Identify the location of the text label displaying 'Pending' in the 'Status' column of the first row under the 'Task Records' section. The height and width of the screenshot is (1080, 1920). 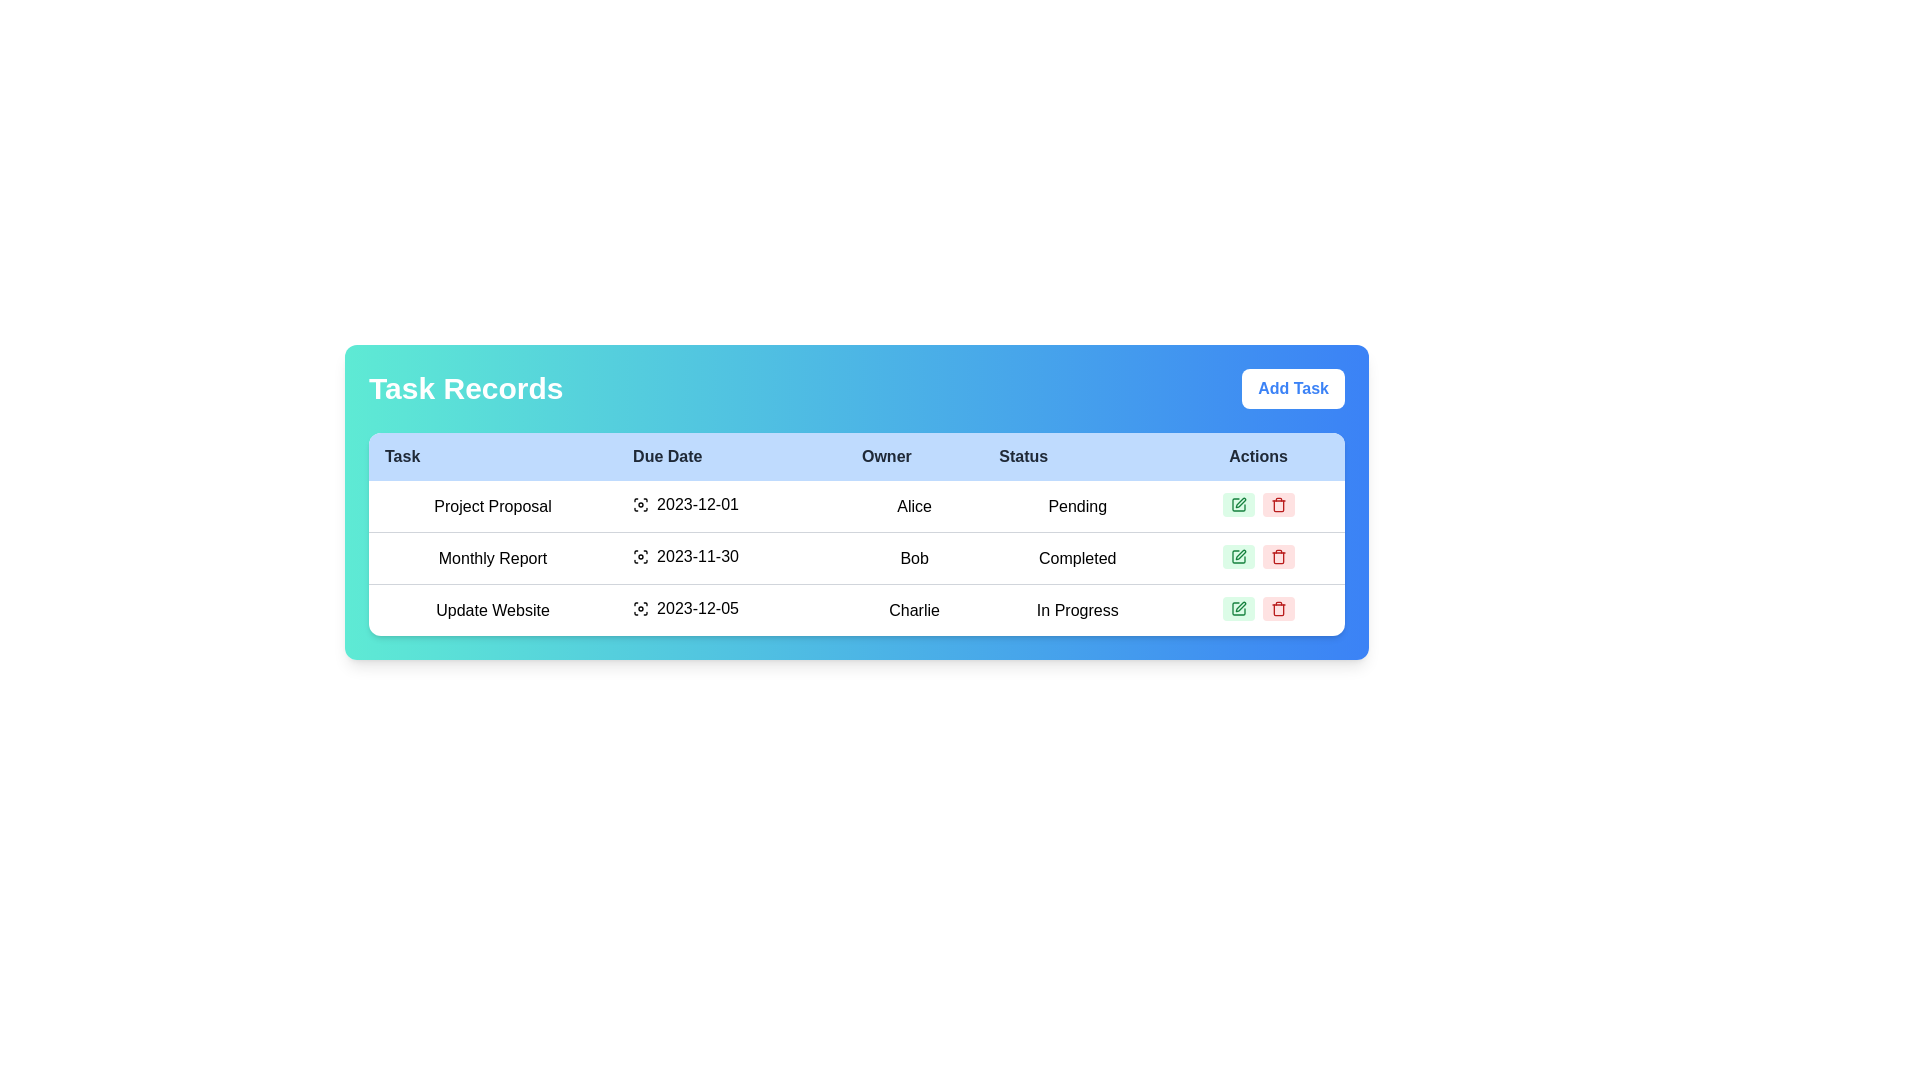
(1076, 505).